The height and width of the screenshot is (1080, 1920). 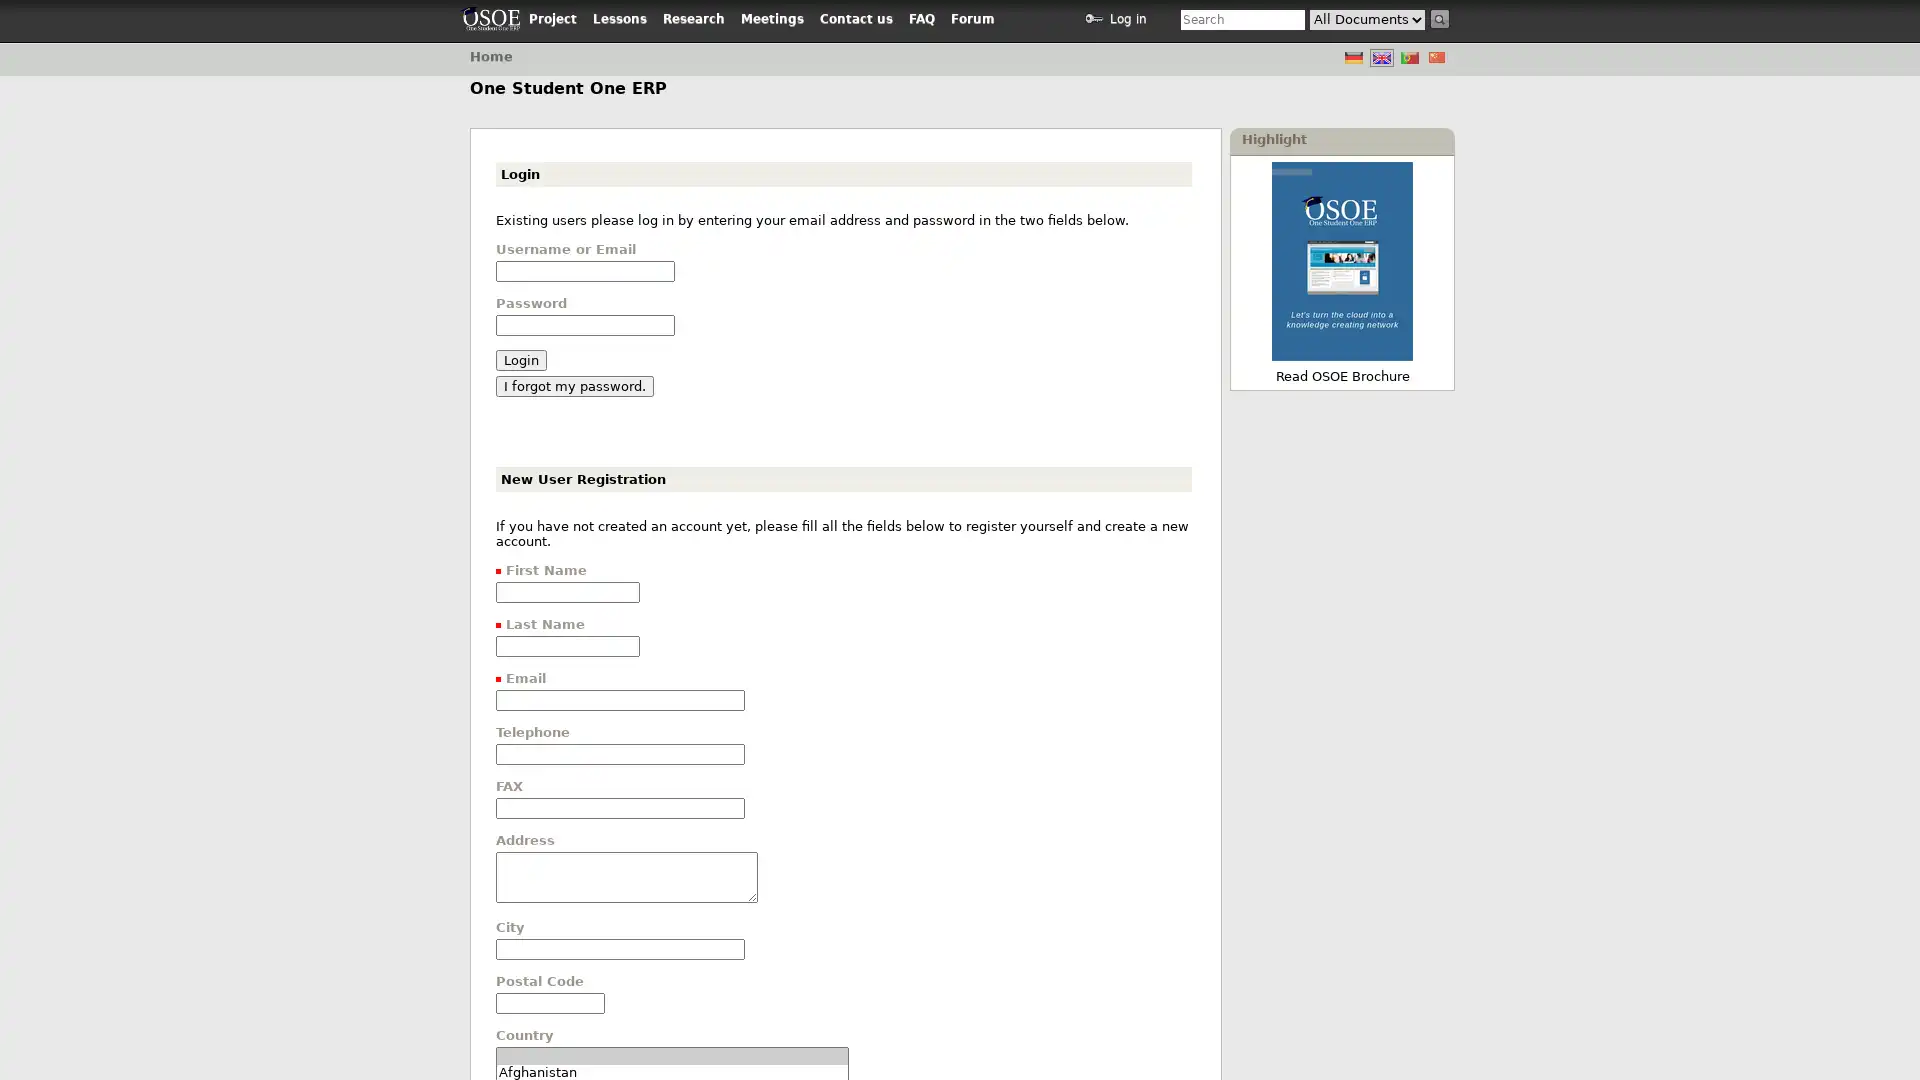 What do you see at coordinates (574, 386) in the screenshot?
I see `I forgot my password.` at bounding box center [574, 386].